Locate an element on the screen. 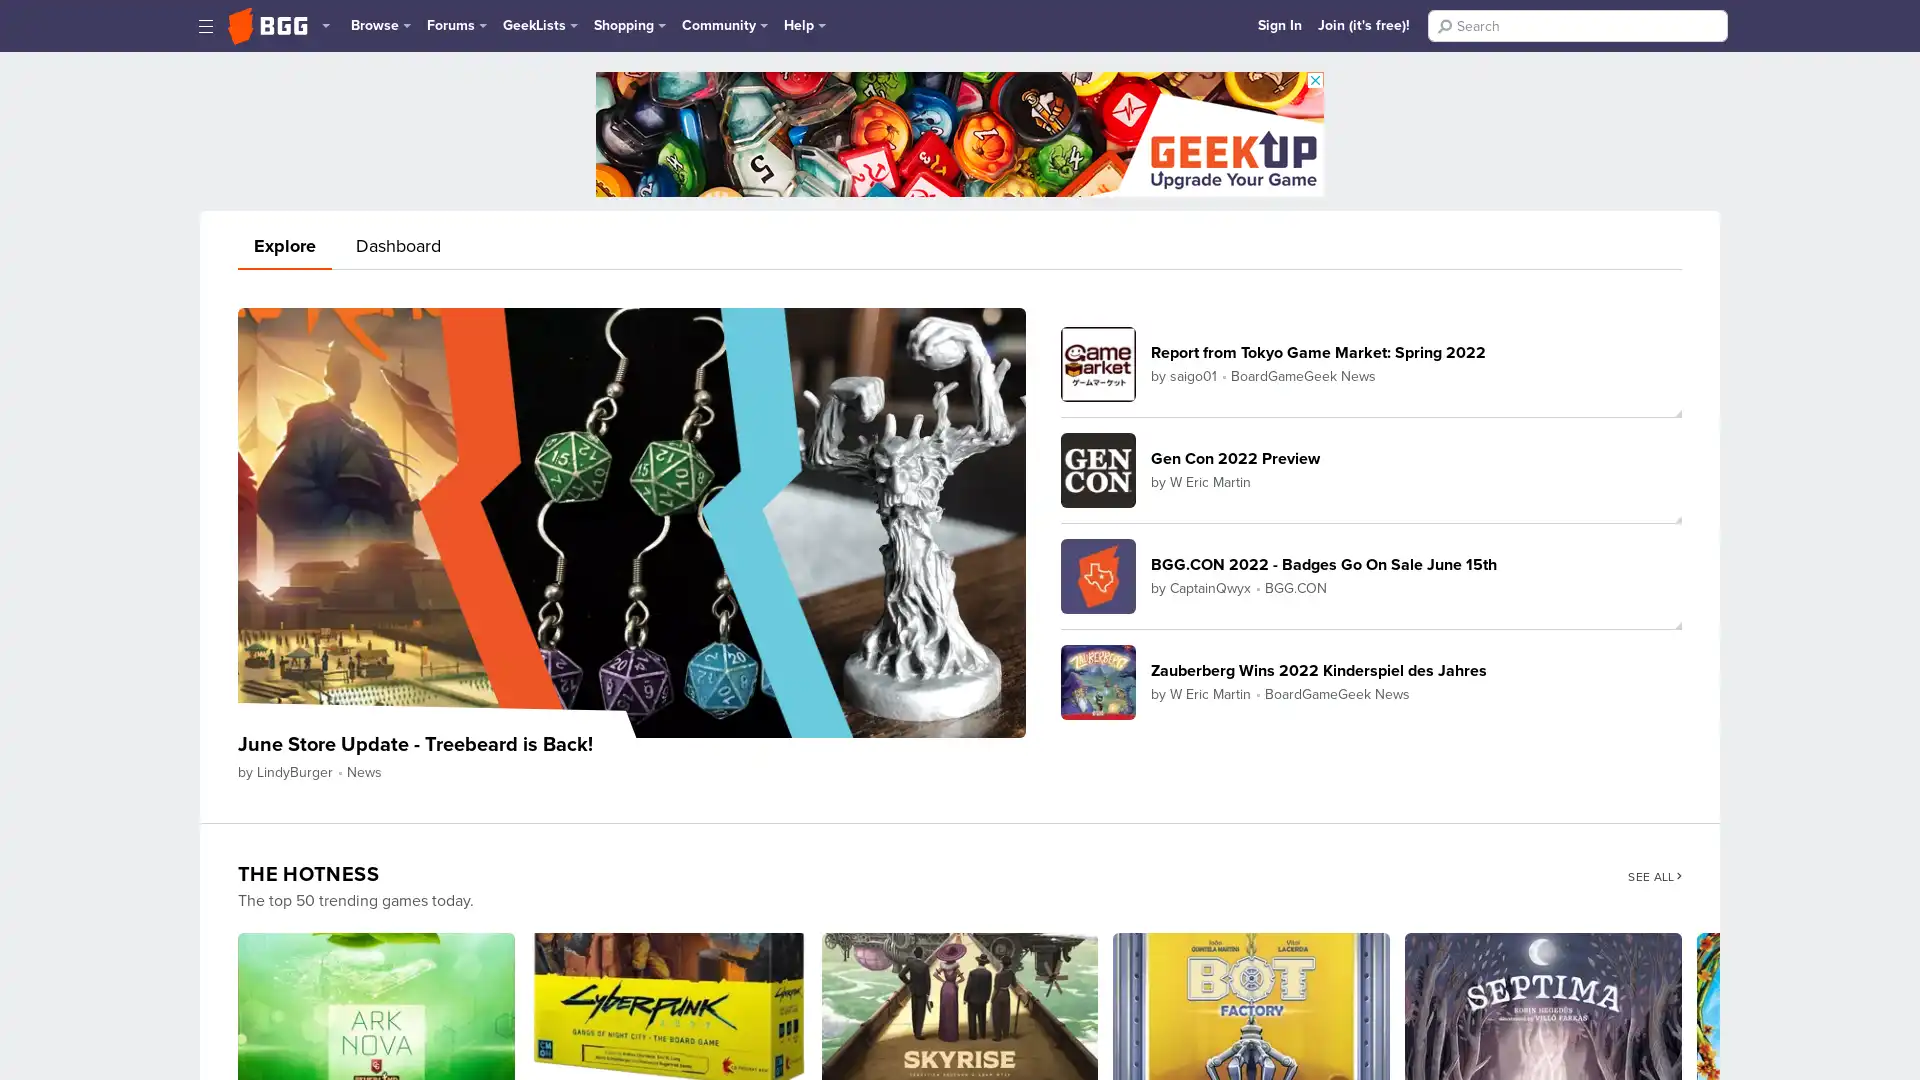 This screenshot has width=1920, height=1080. Shopping is located at coordinates (627, 26).